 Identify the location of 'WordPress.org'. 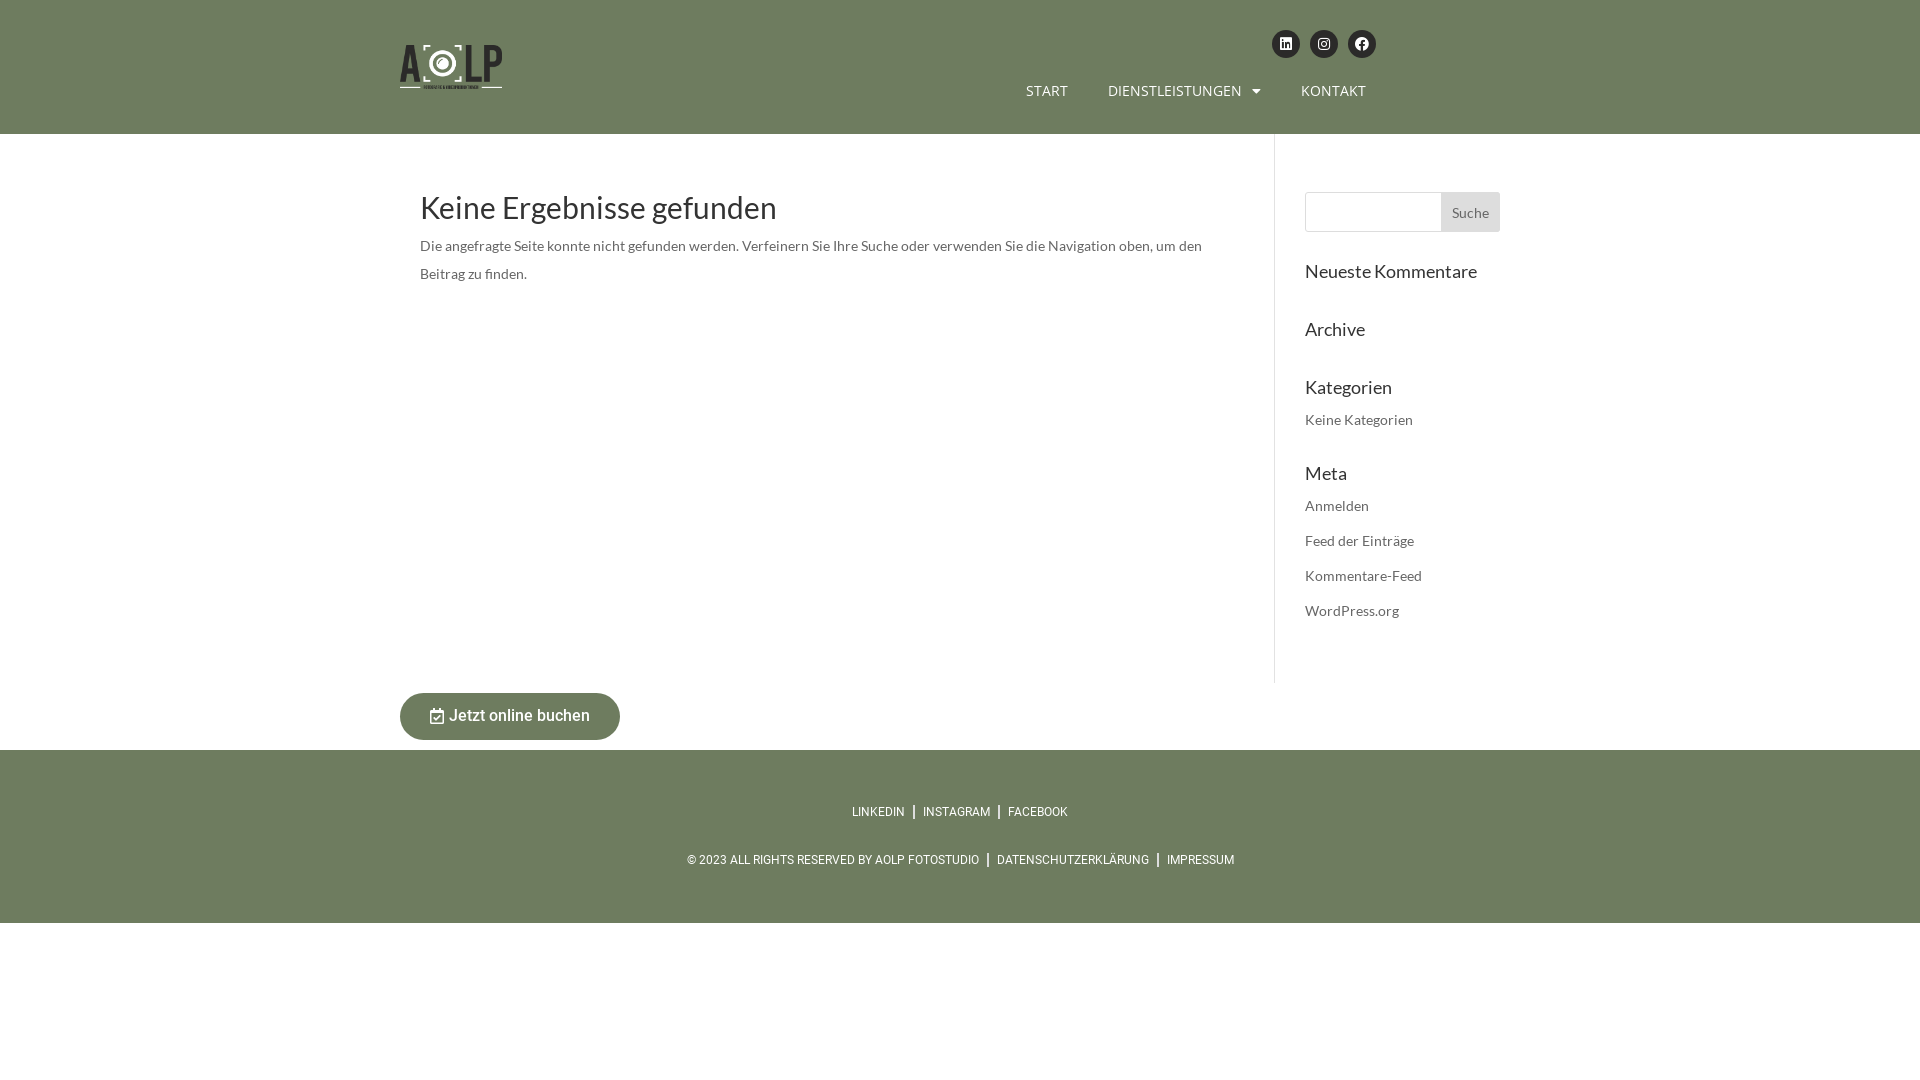
(1352, 609).